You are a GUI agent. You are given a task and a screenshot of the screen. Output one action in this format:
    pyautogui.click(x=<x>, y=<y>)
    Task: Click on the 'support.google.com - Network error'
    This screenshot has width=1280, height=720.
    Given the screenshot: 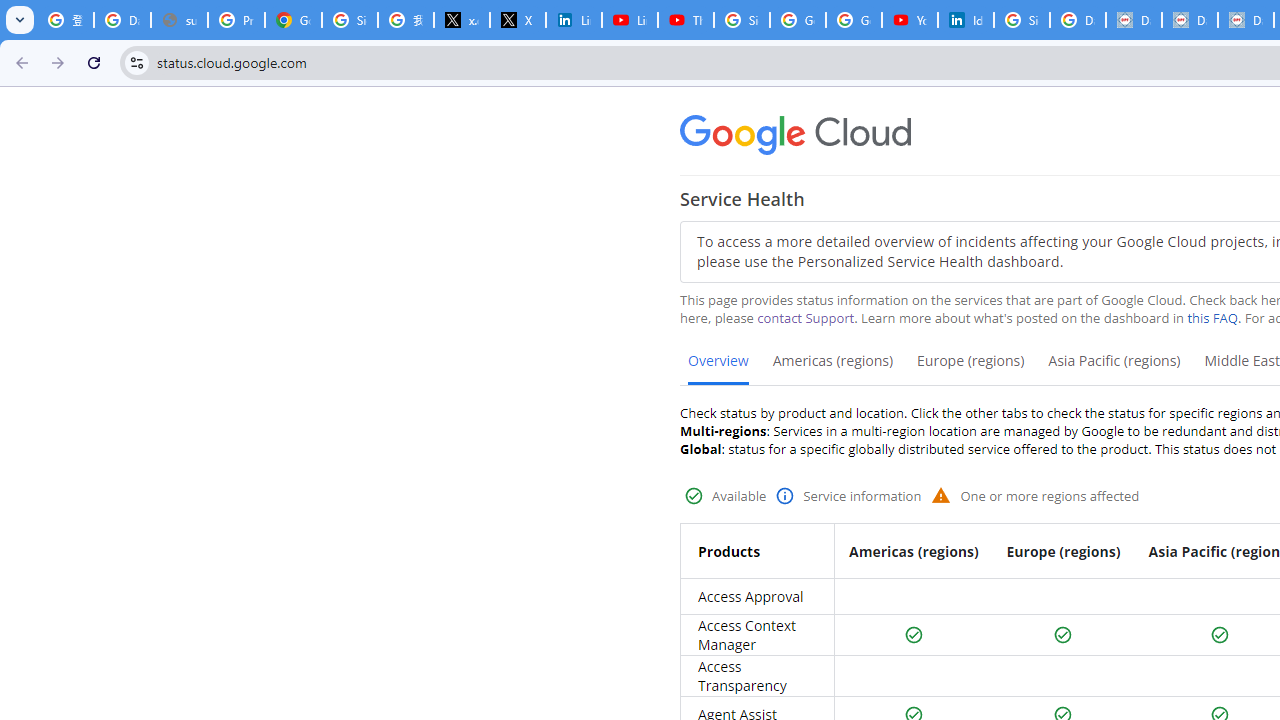 What is the action you would take?
    pyautogui.click(x=179, y=20)
    